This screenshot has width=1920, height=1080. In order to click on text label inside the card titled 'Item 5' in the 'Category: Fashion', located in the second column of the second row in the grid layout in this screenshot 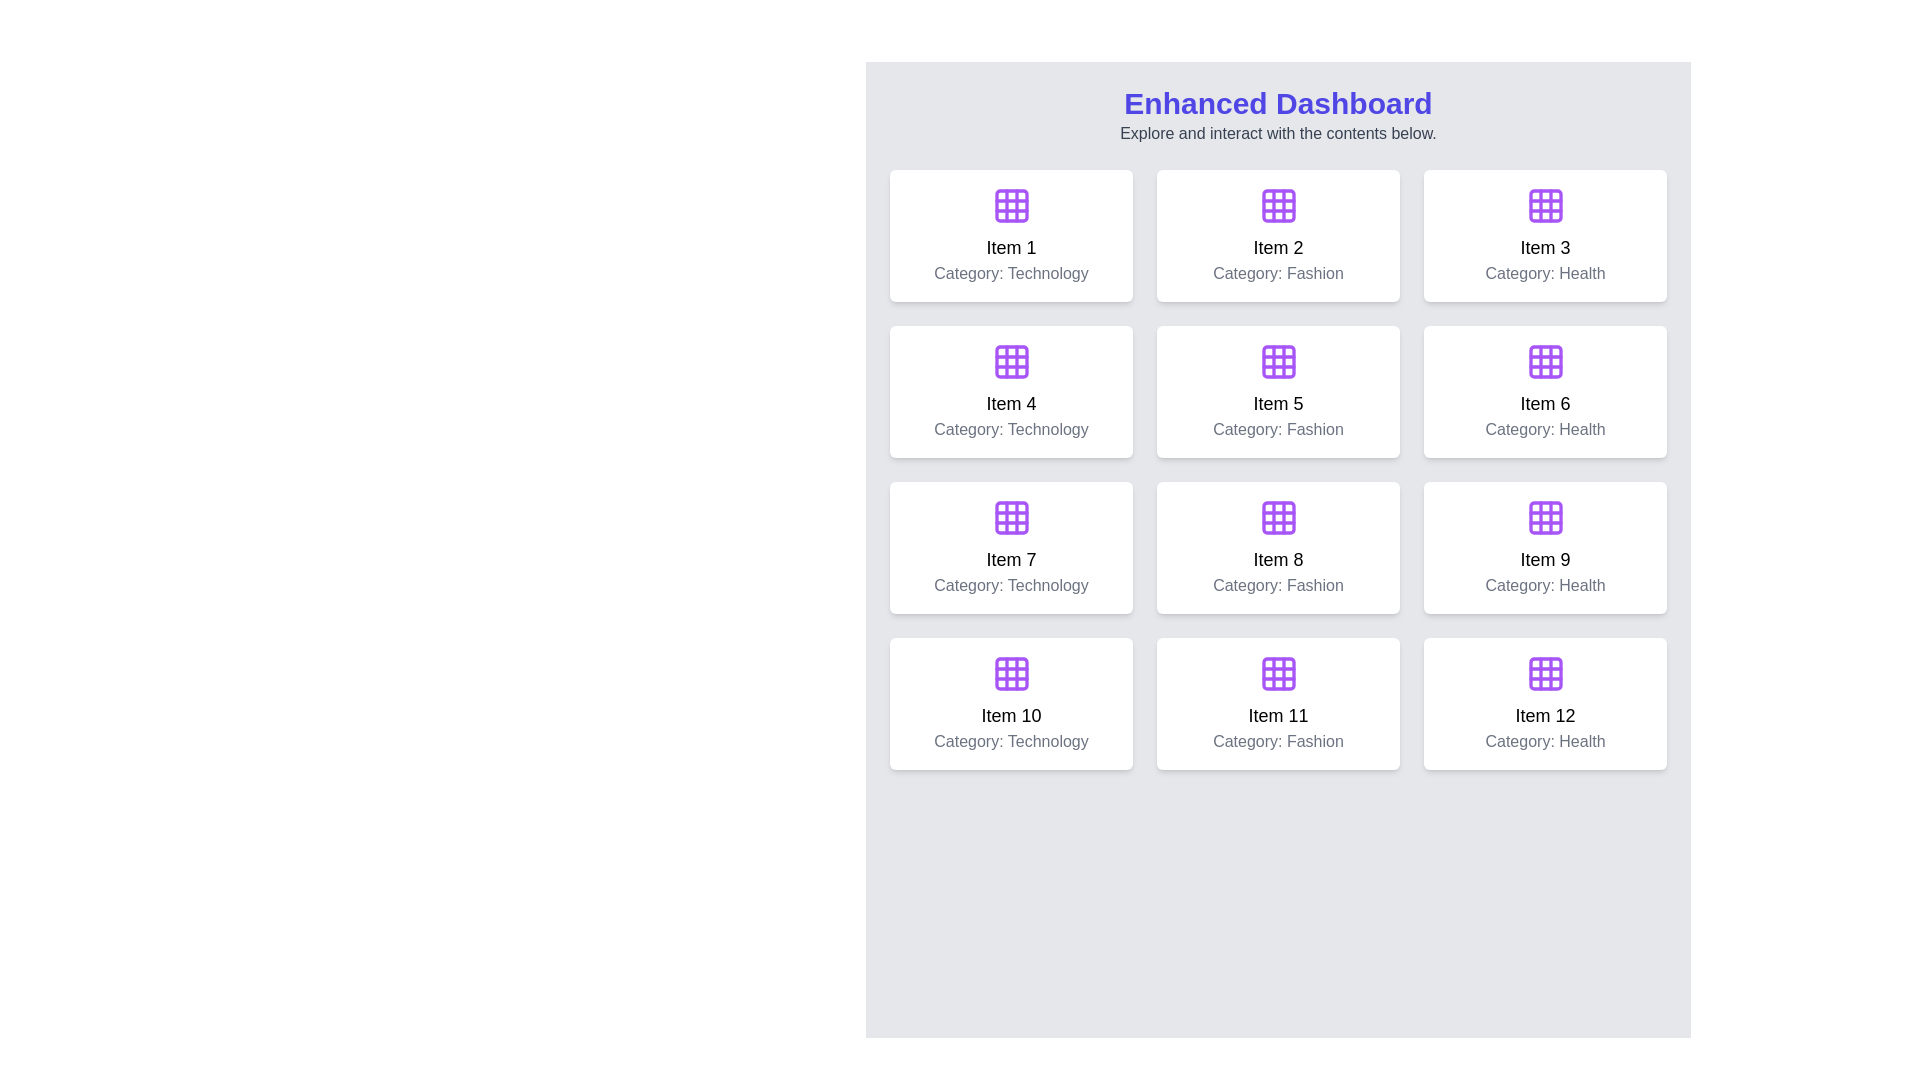, I will do `click(1277, 404)`.